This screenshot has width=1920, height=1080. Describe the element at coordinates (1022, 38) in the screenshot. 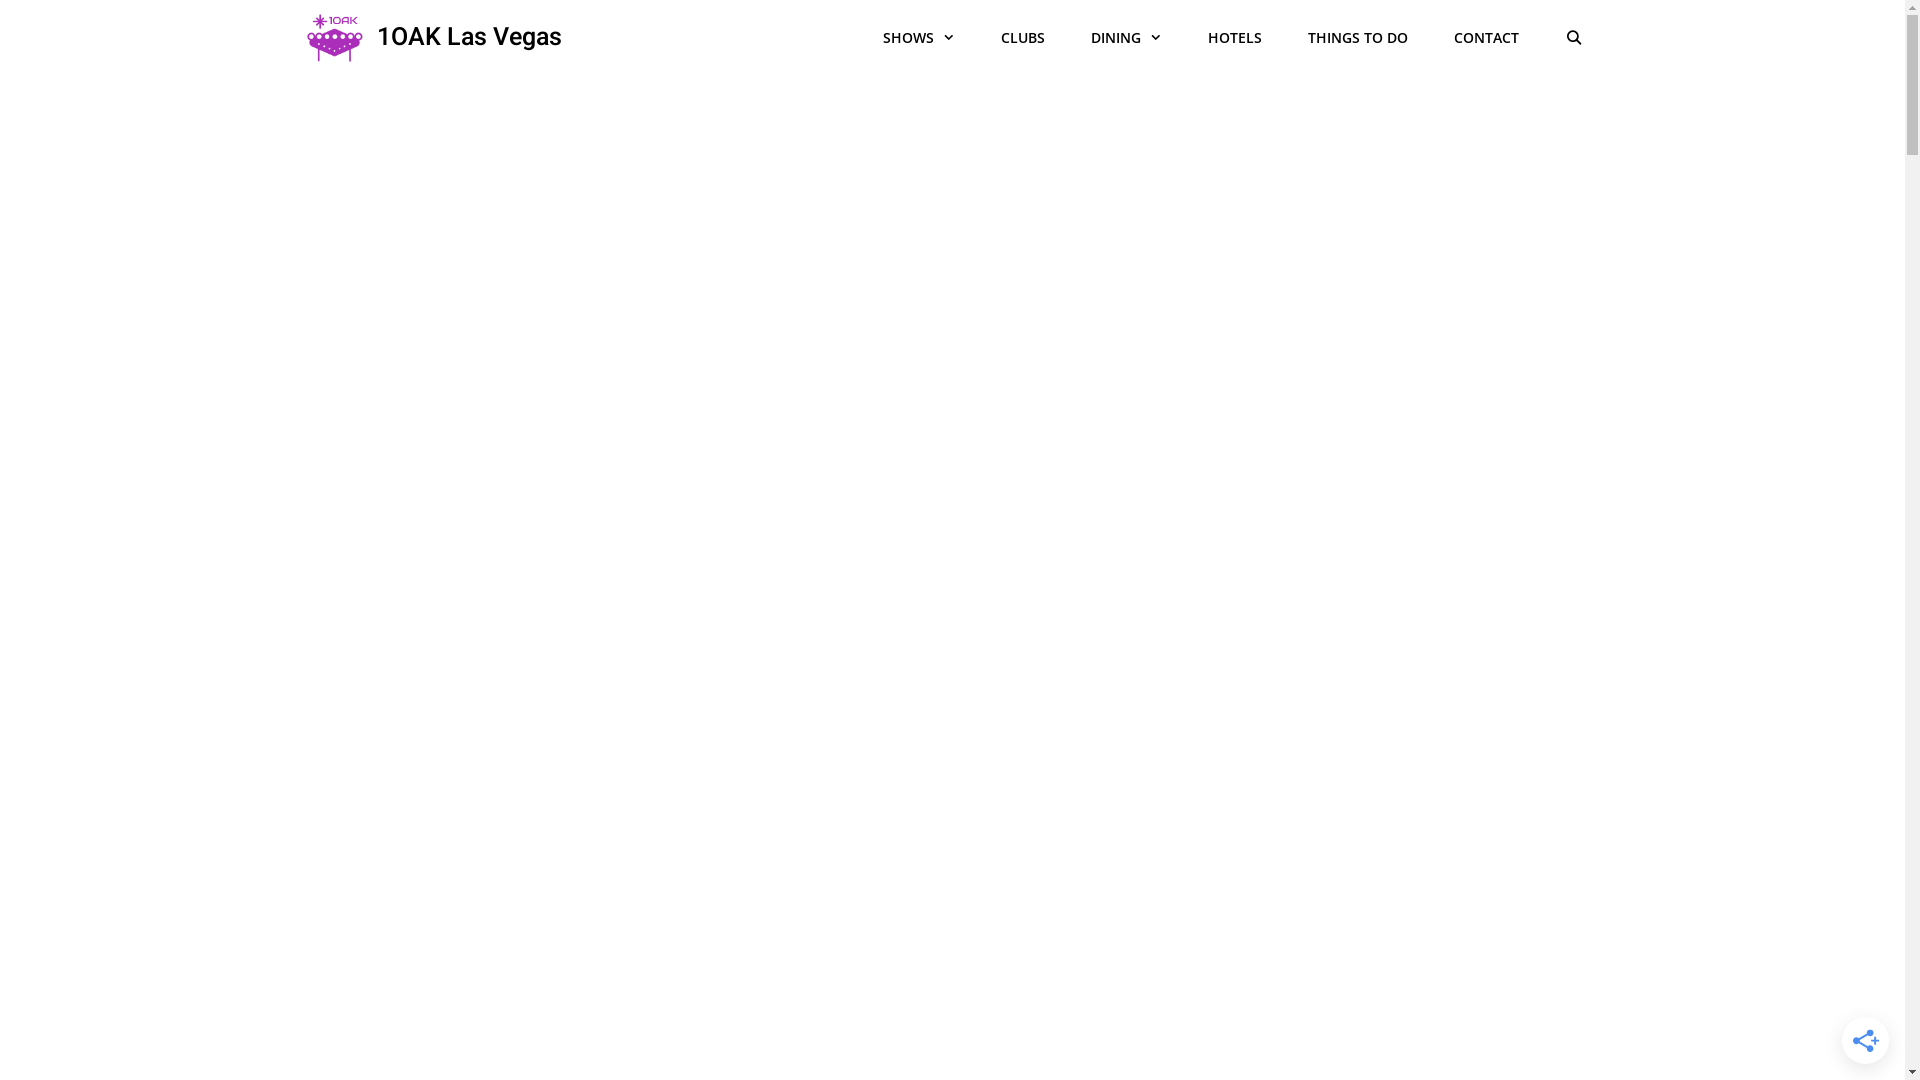

I see `'CLUBS'` at that location.